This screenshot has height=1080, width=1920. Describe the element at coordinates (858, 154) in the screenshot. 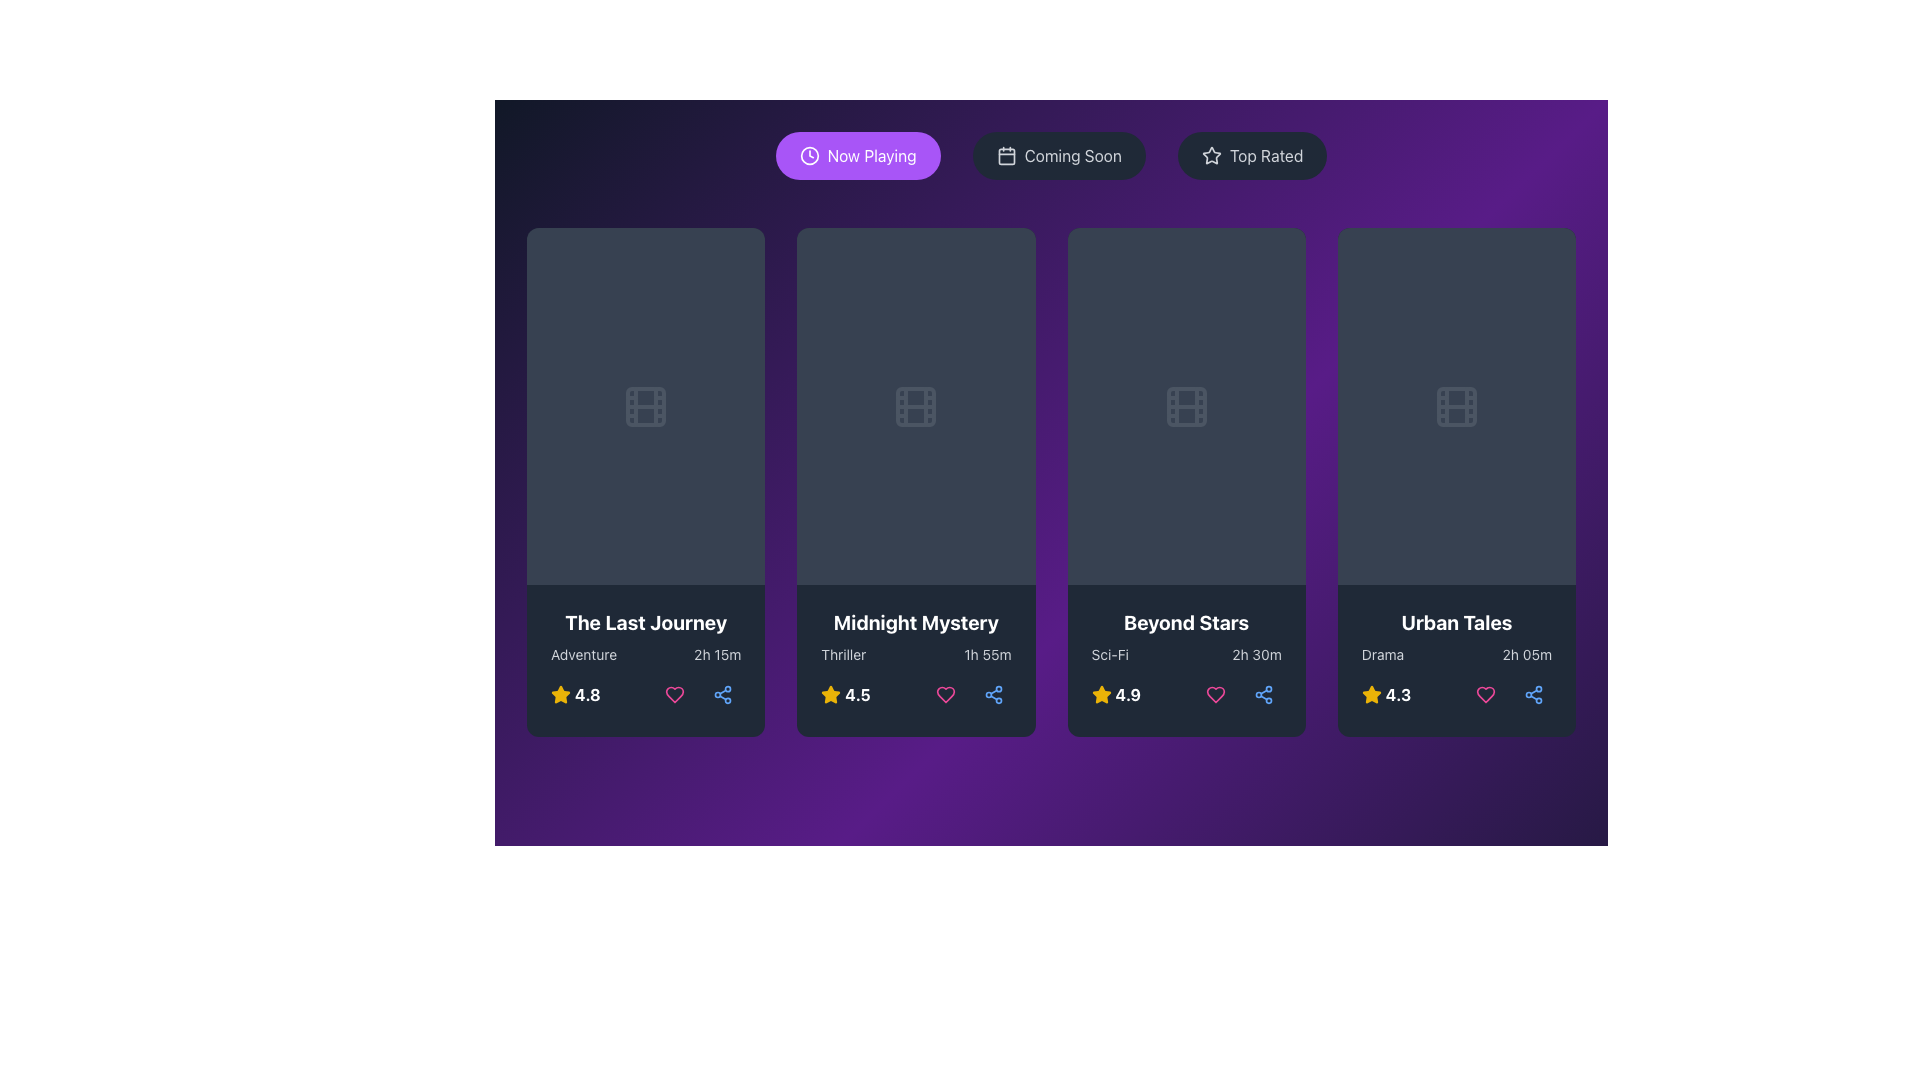

I see `the 'Now Playing' button, which has a purple background, rounded edges, and contains a white clock icon followed by the text 'Now Playing'` at that location.